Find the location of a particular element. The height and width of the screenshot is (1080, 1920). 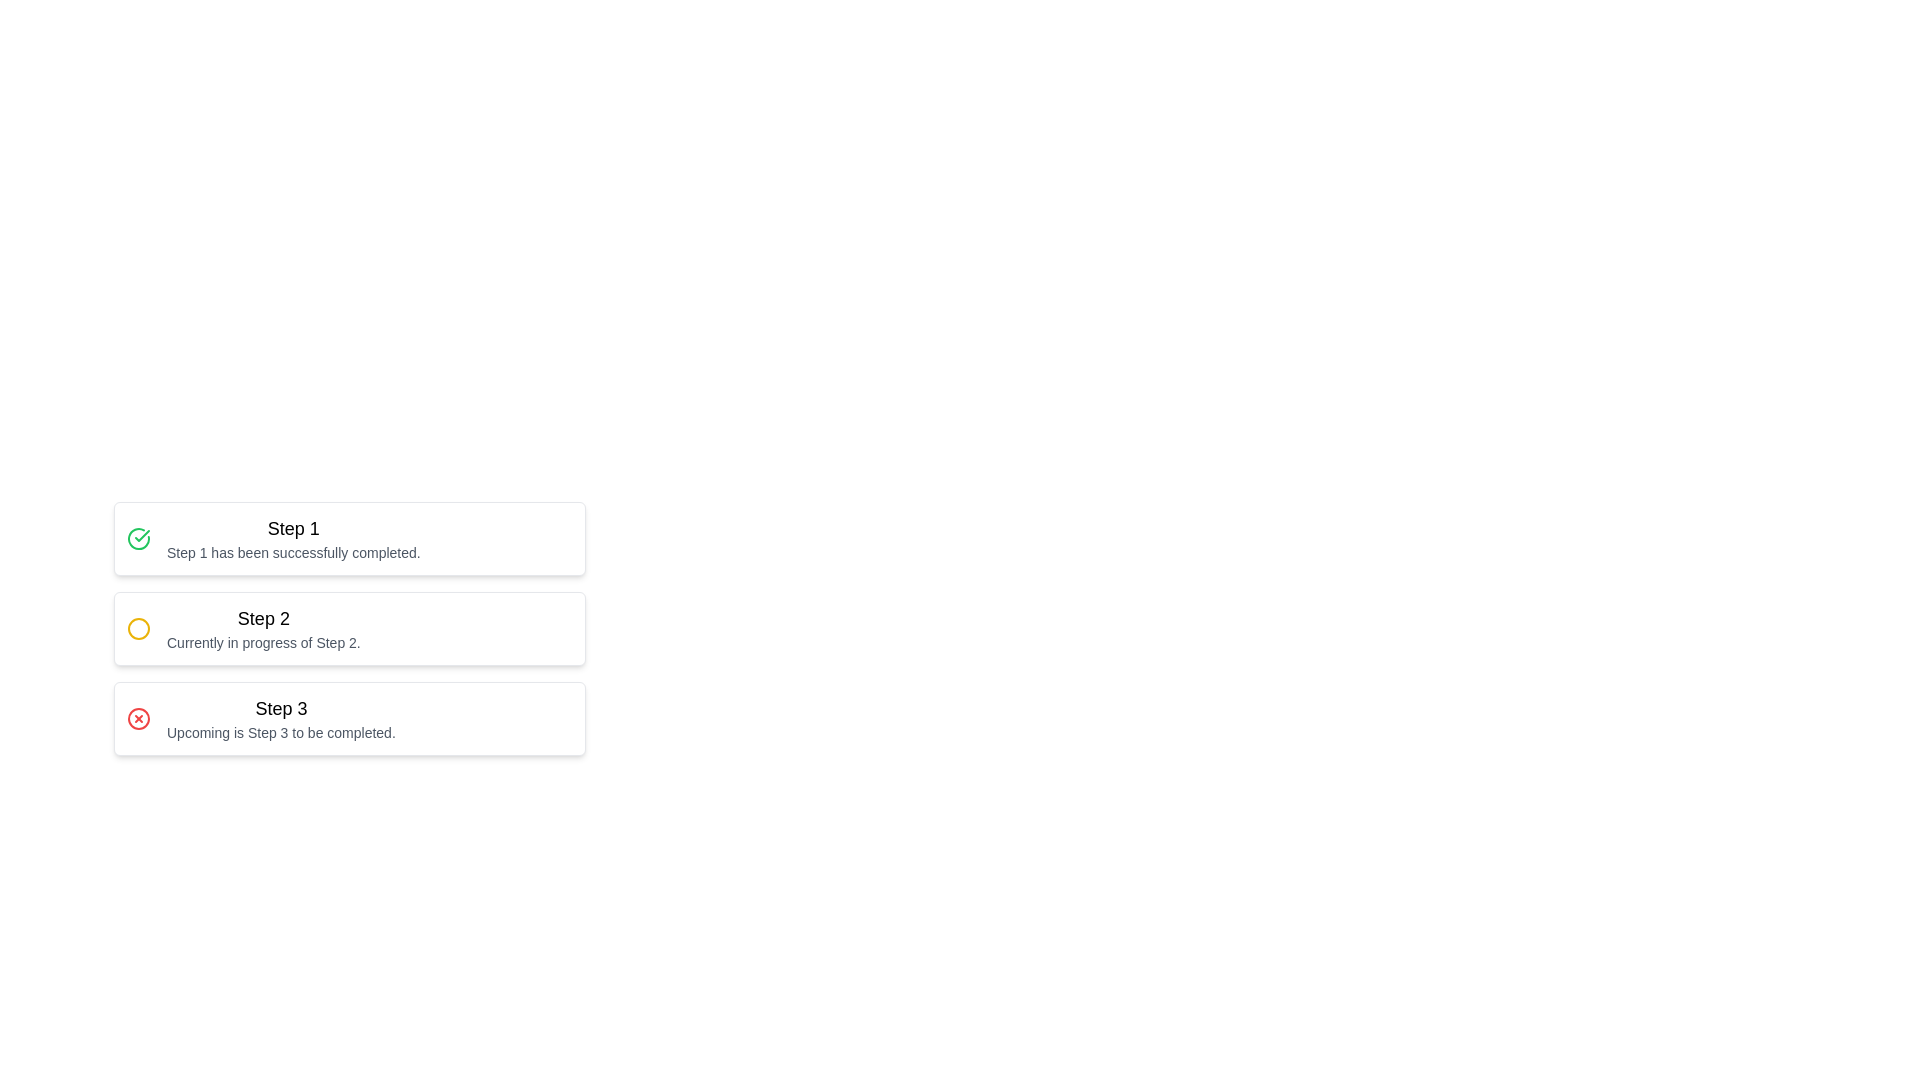

the icon indicating the completion of Step 1 in the multi-step process for details is located at coordinates (138, 538).